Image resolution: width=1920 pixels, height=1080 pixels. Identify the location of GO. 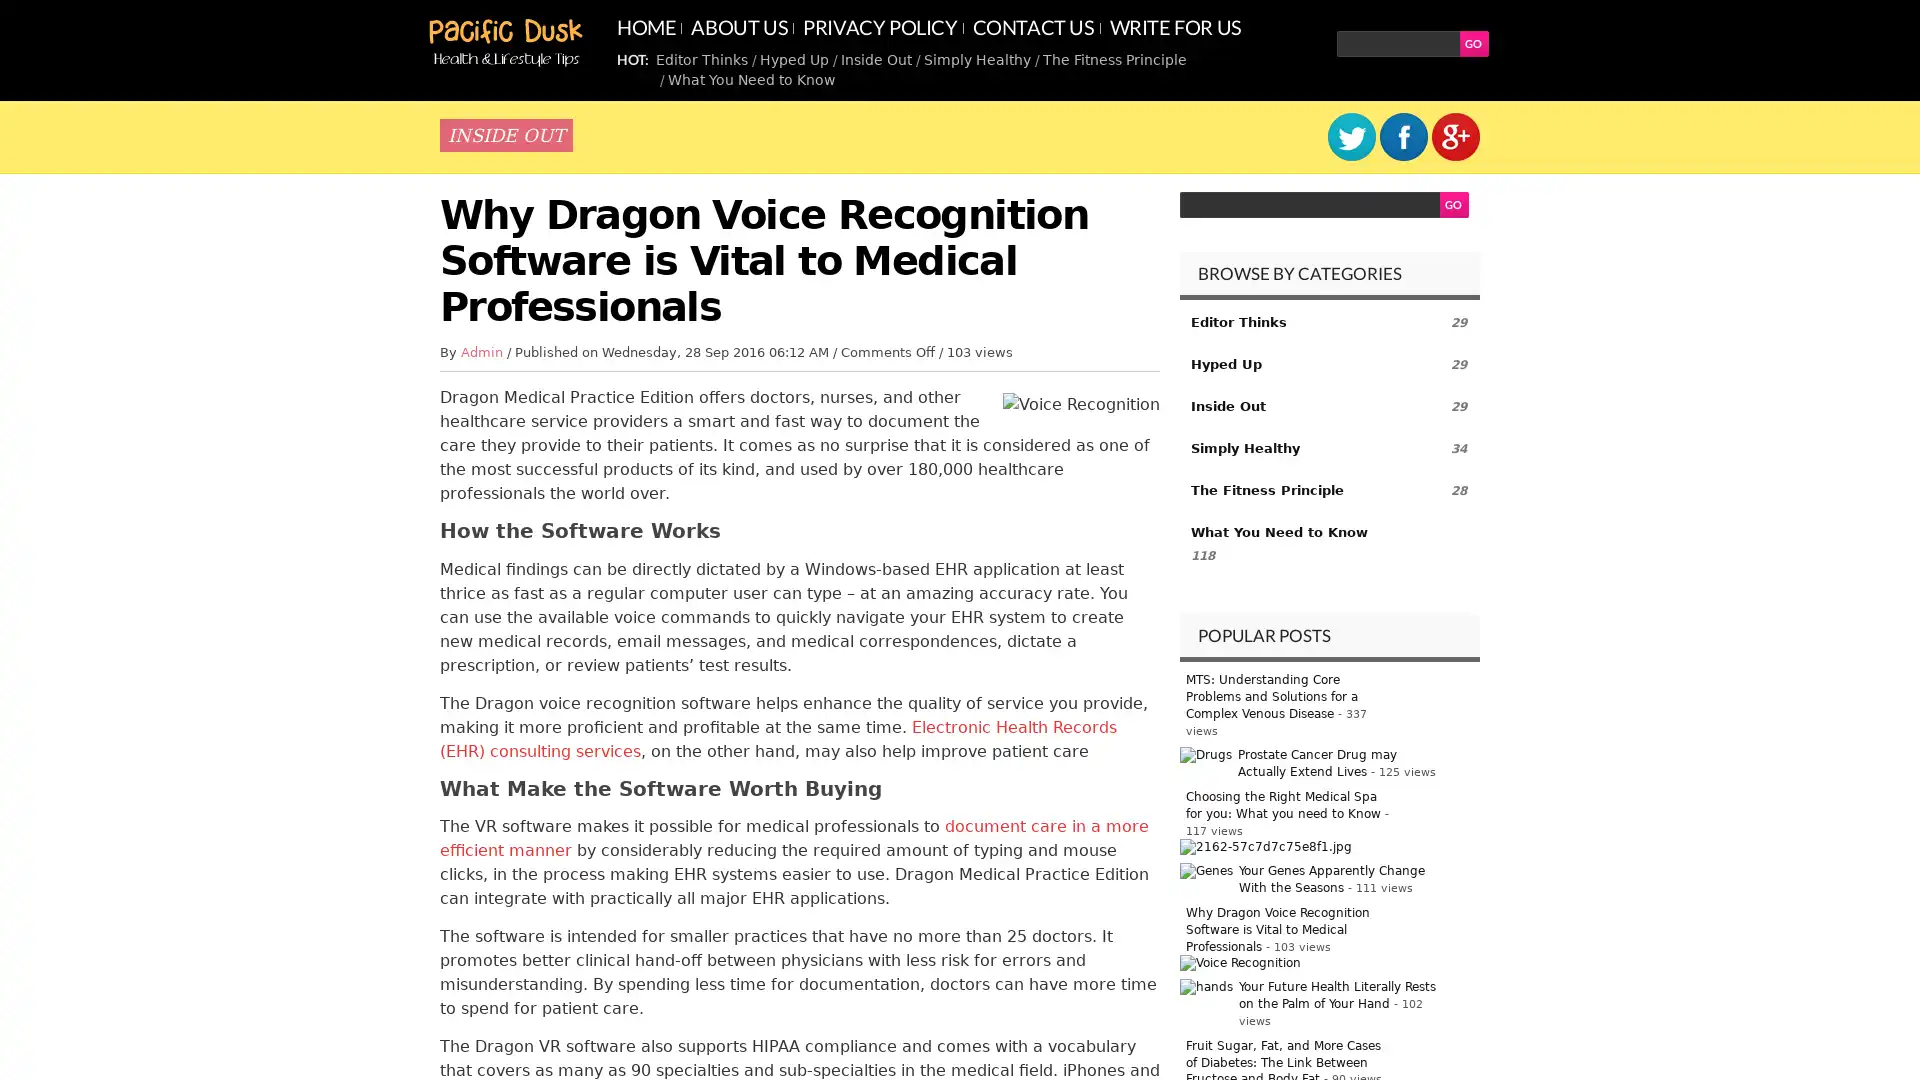
(1474, 43).